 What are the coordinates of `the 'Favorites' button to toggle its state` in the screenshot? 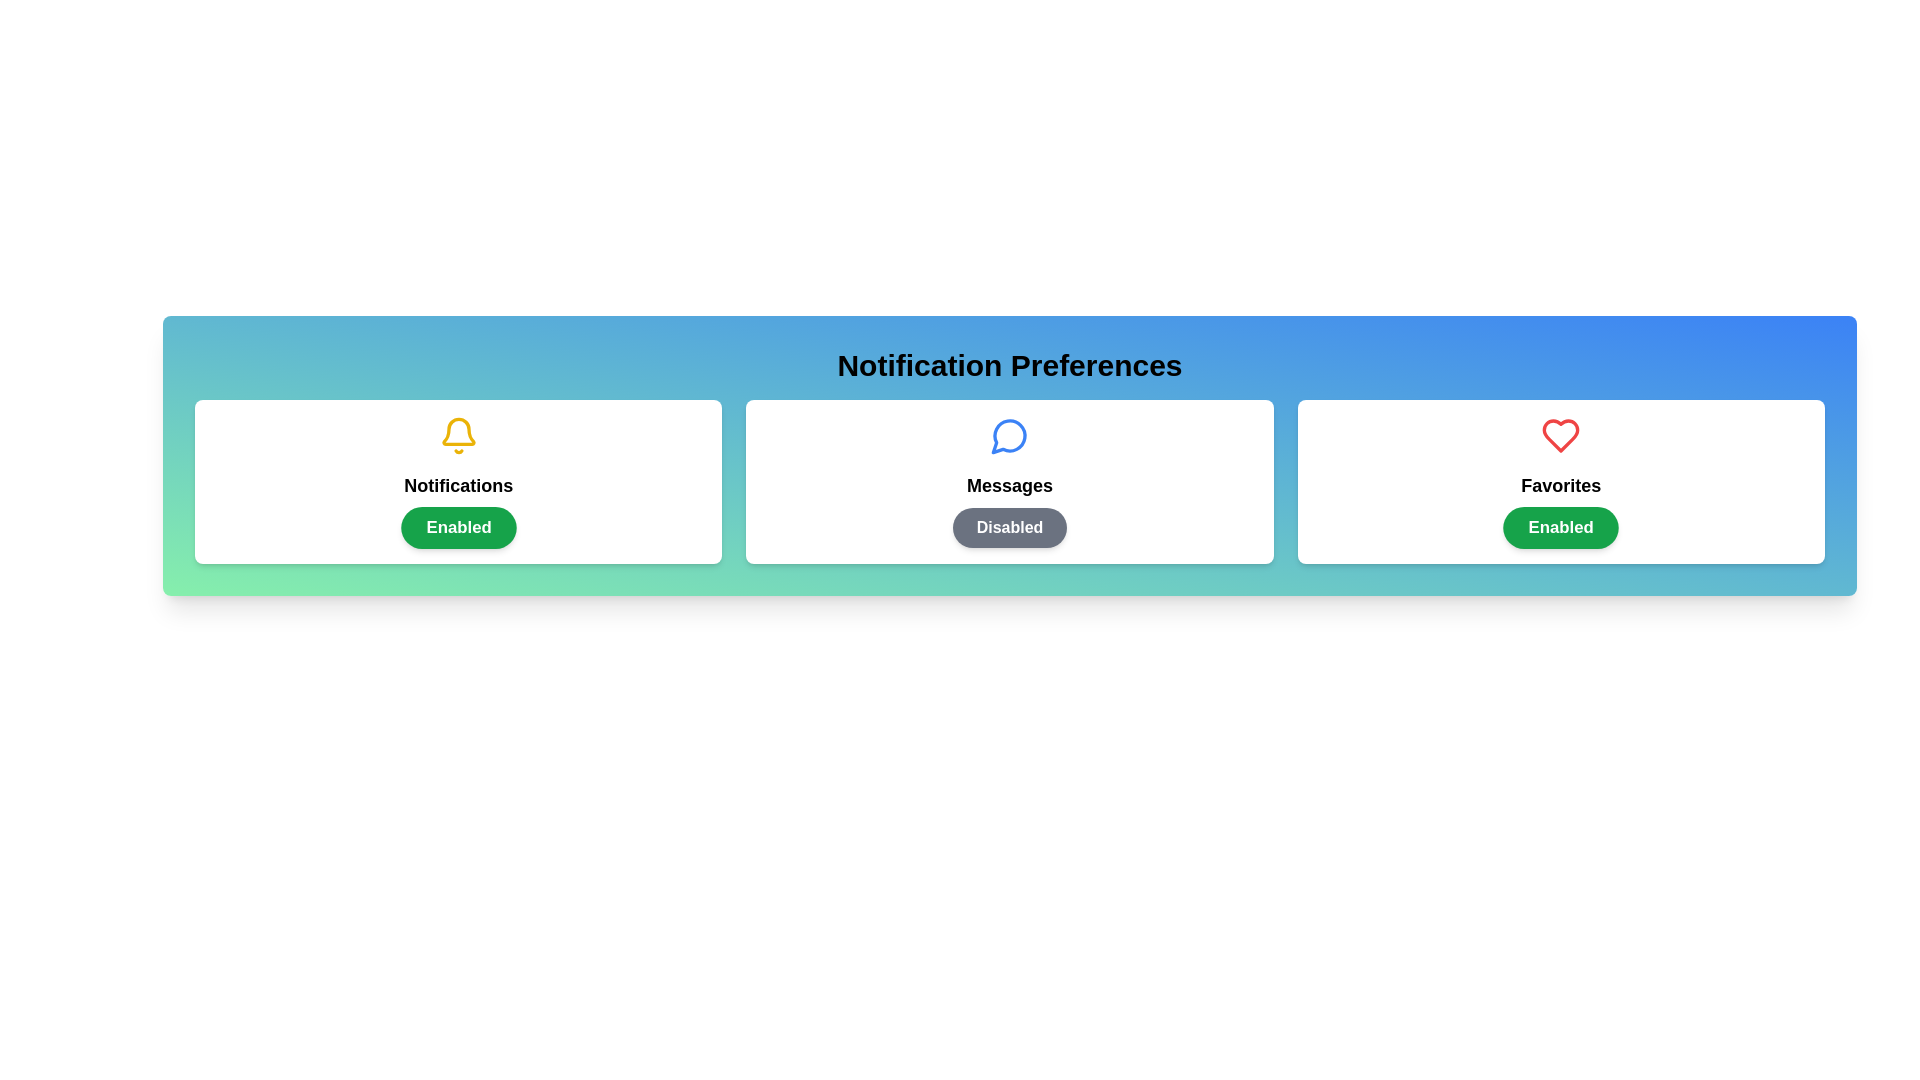 It's located at (1559, 527).